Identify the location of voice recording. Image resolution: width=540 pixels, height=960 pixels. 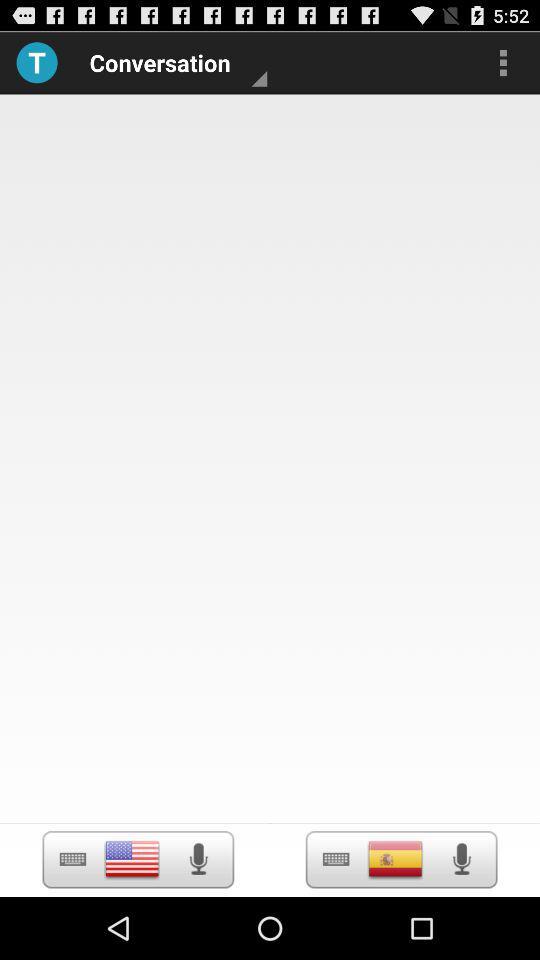
(461, 858).